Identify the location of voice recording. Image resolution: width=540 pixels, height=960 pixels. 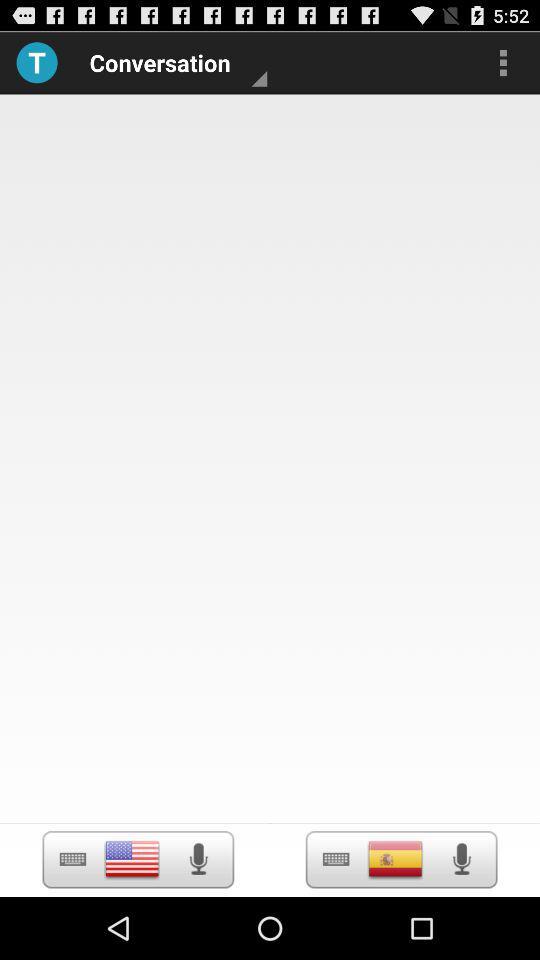
(461, 858).